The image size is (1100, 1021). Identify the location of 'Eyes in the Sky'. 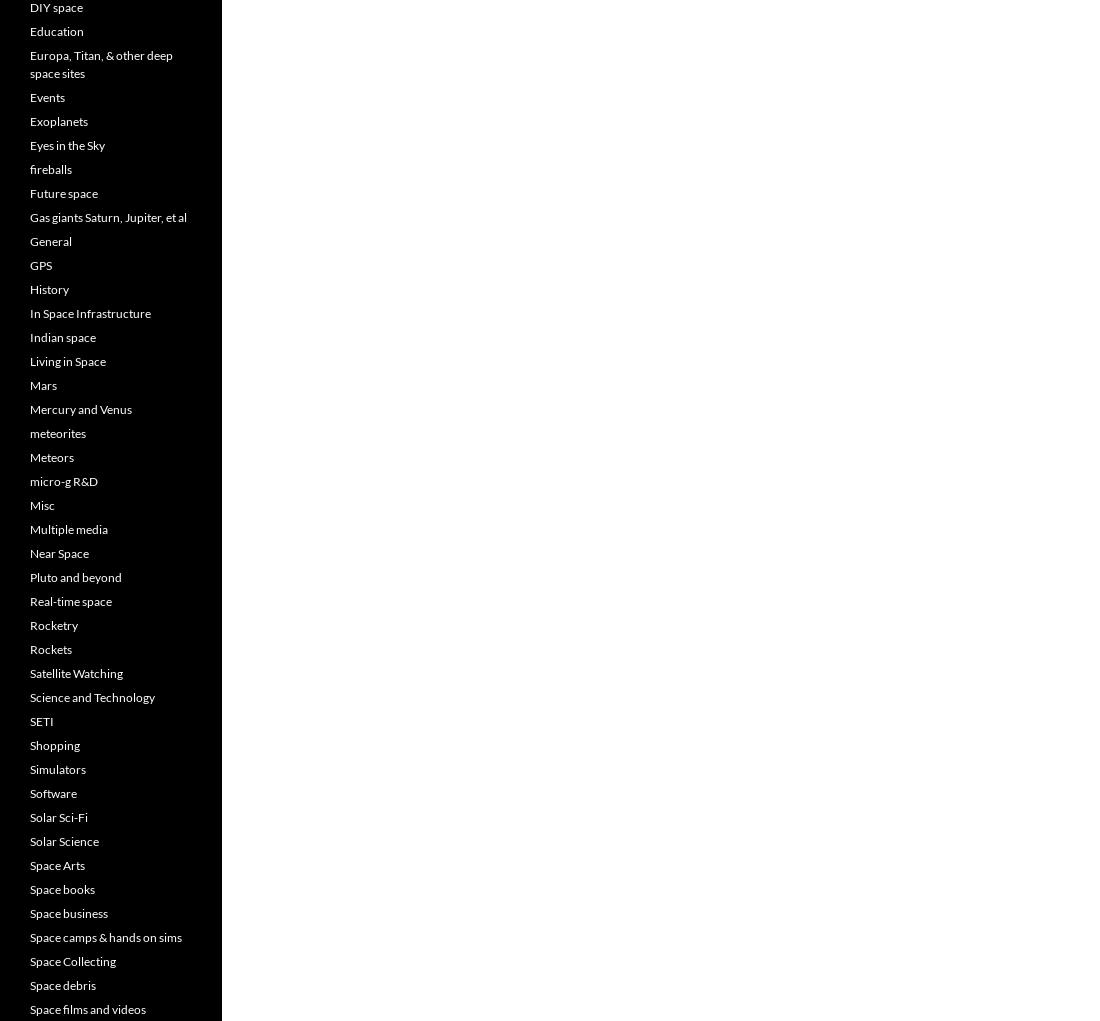
(29, 145).